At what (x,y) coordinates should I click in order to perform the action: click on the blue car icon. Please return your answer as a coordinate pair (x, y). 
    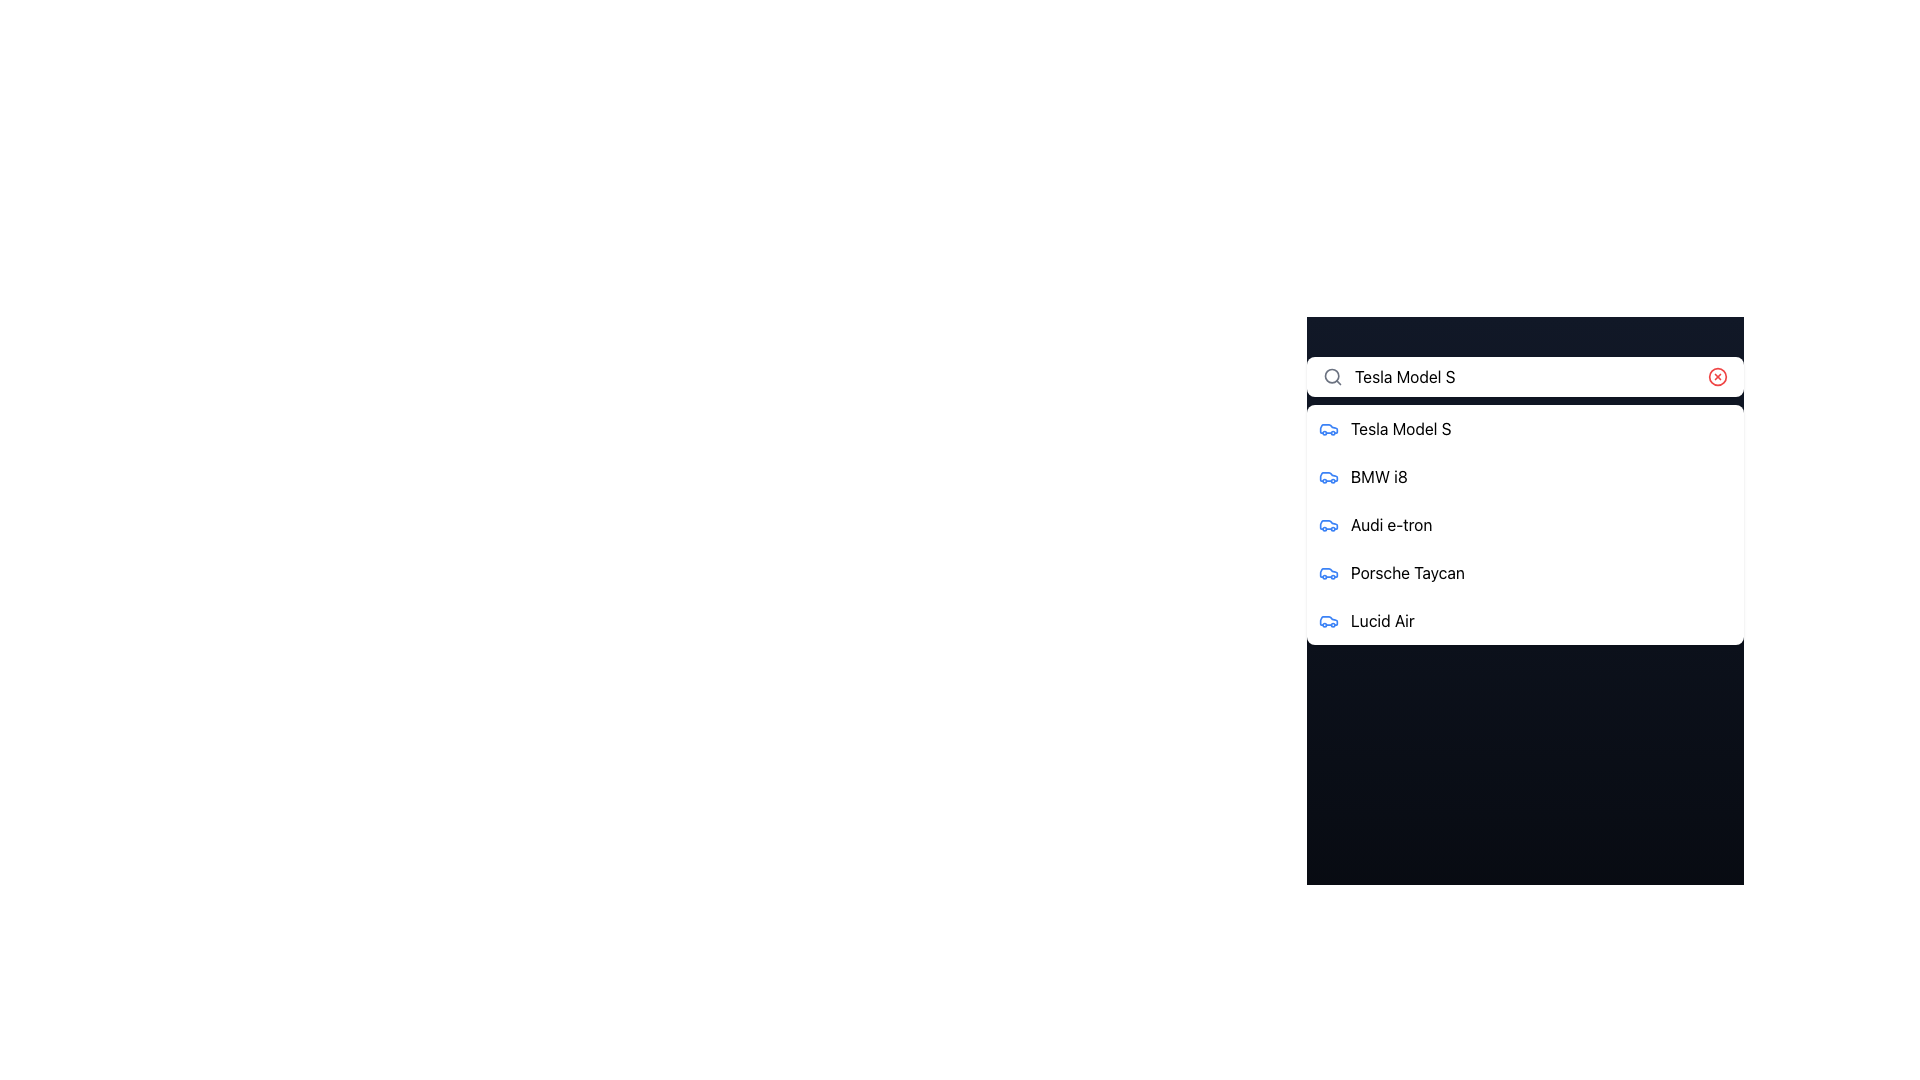
    Looking at the image, I should click on (1329, 477).